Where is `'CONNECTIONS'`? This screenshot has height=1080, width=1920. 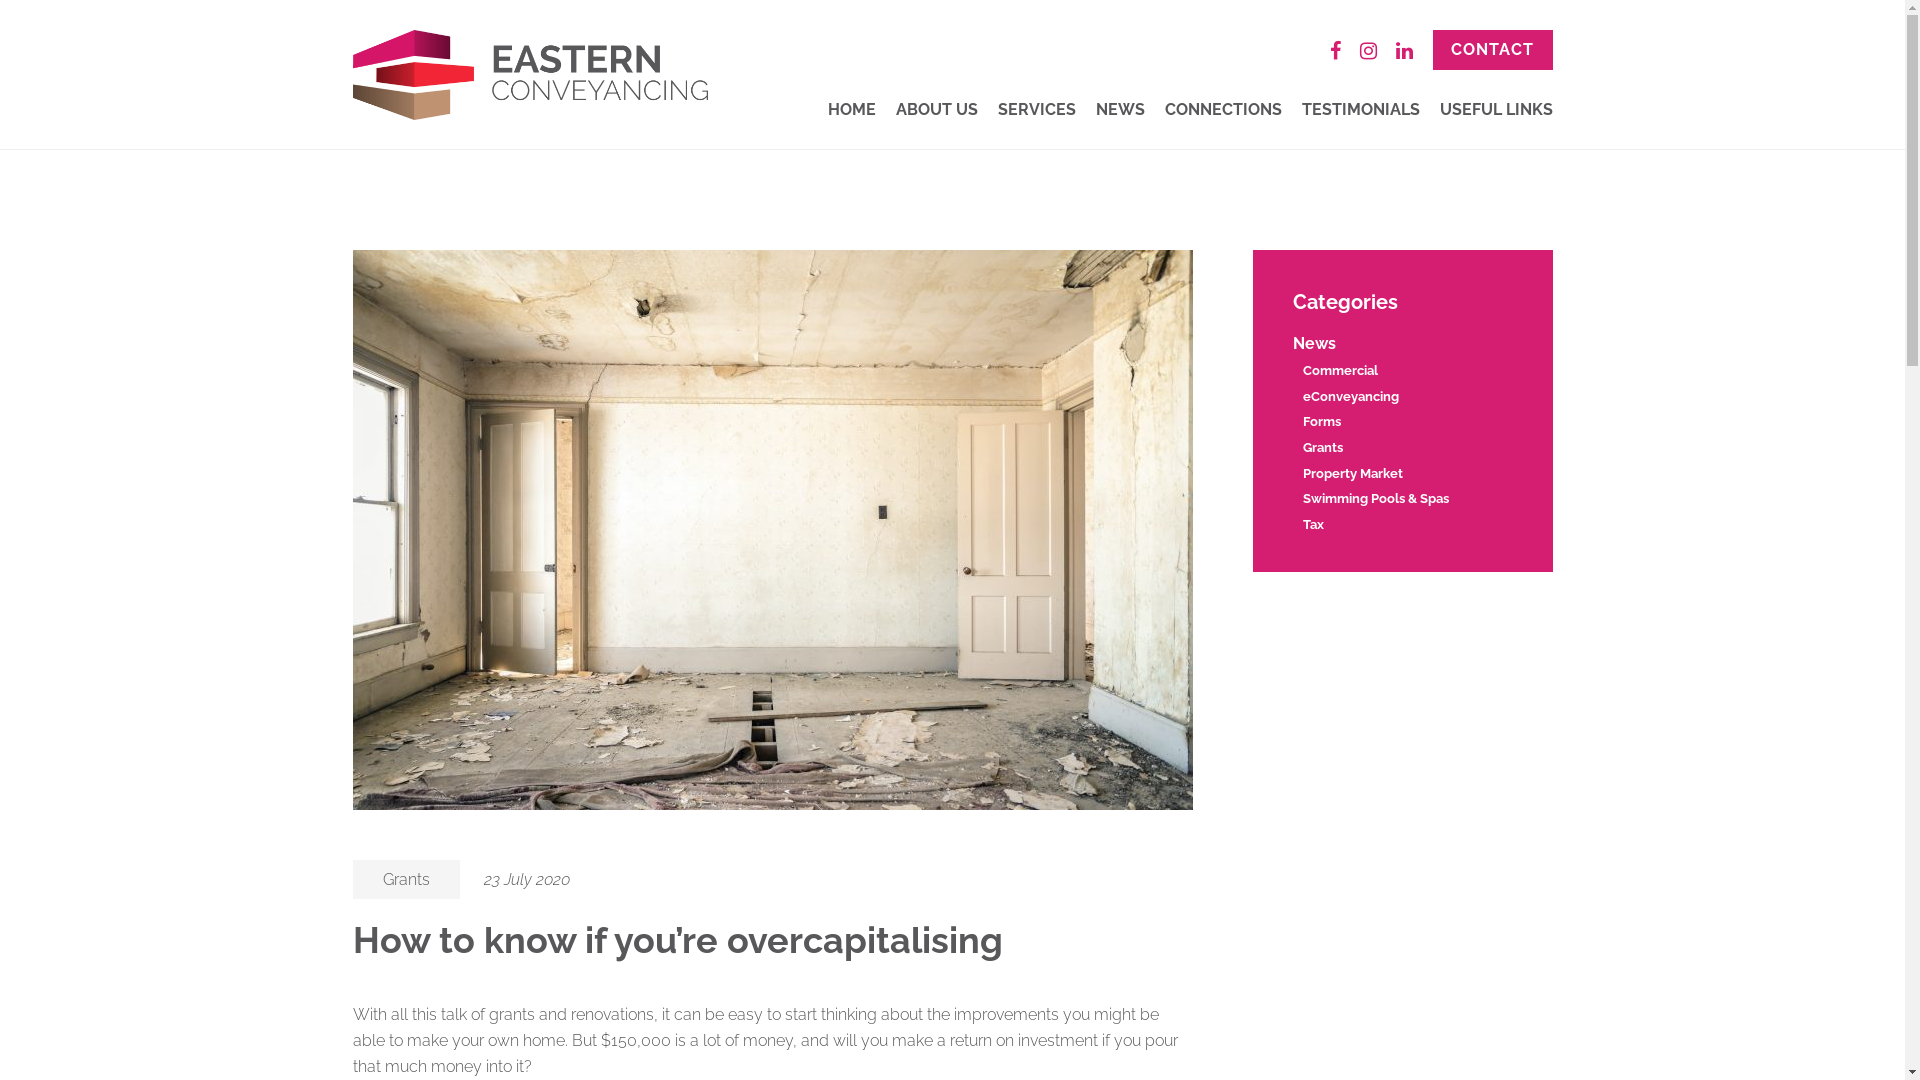 'CONNECTIONS' is located at coordinates (1163, 109).